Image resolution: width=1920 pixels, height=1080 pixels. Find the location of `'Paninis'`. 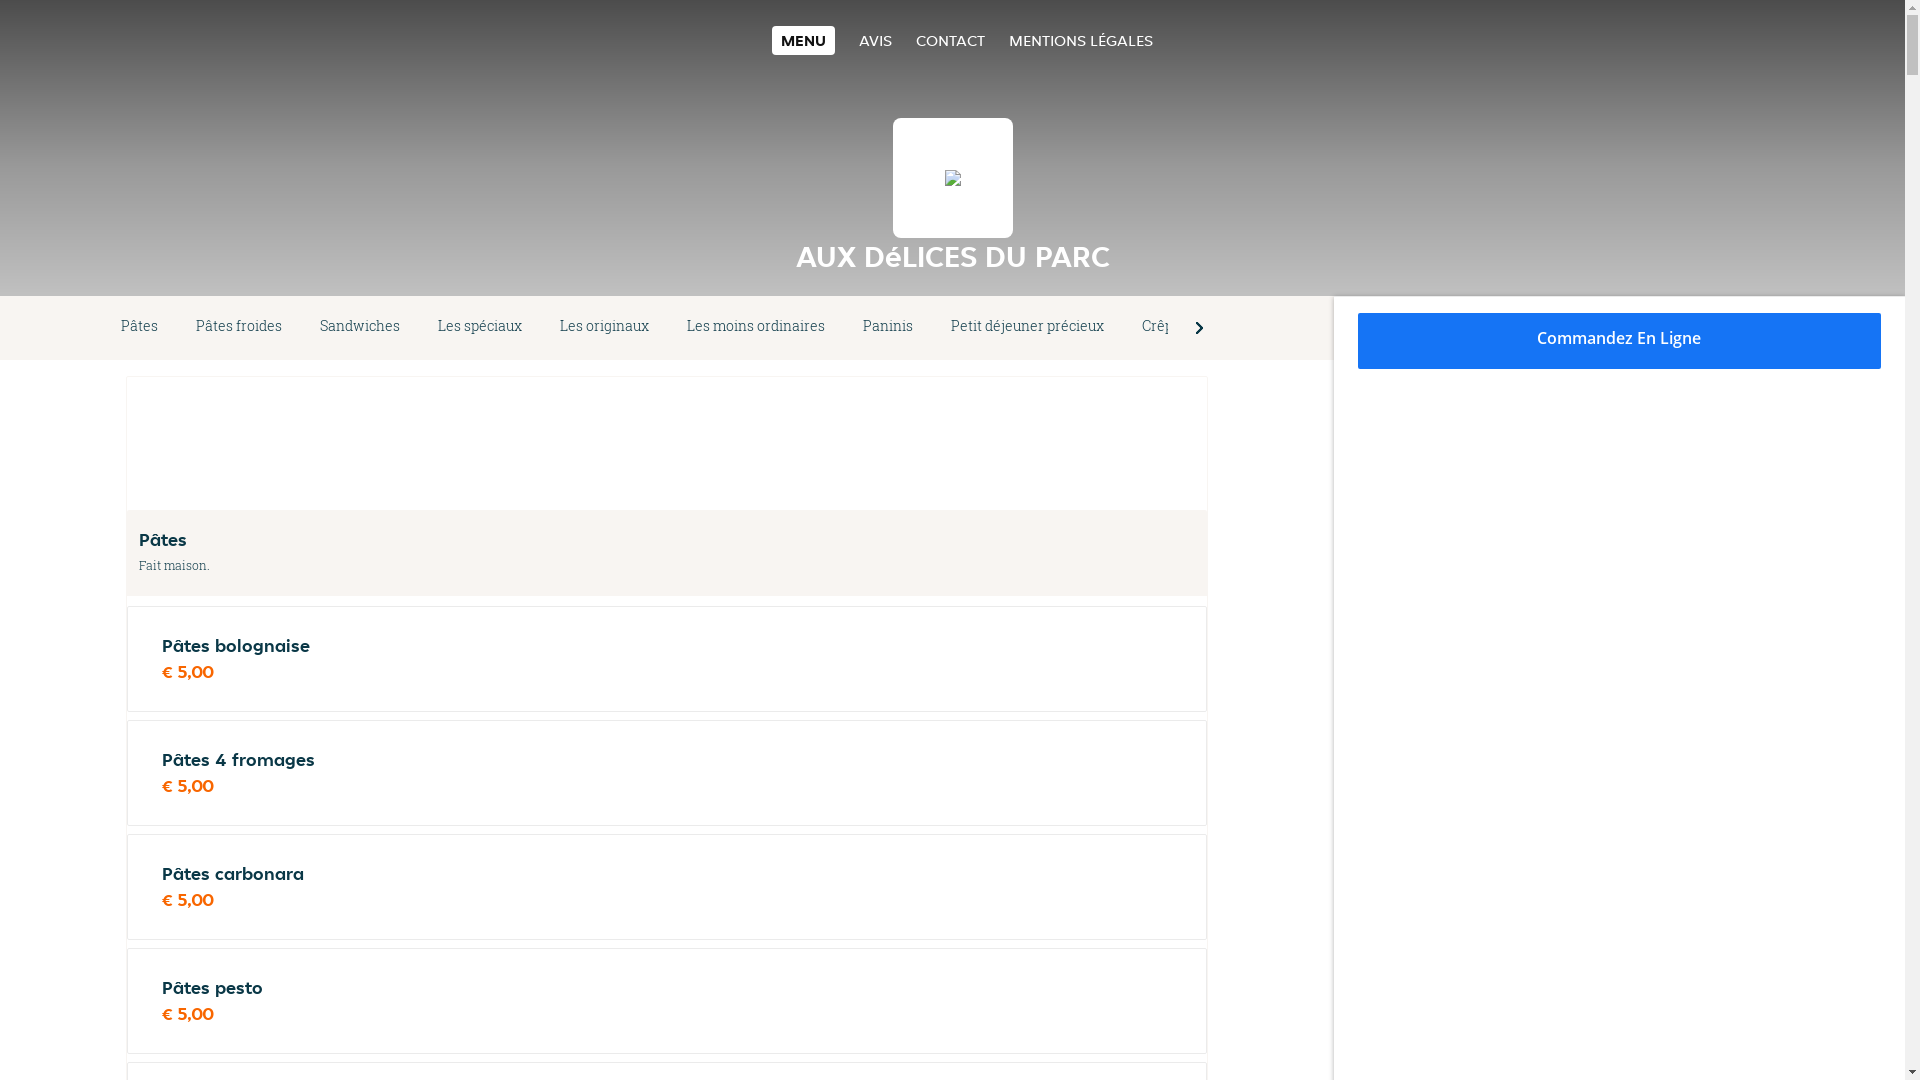

'Paninis' is located at coordinates (887, 326).